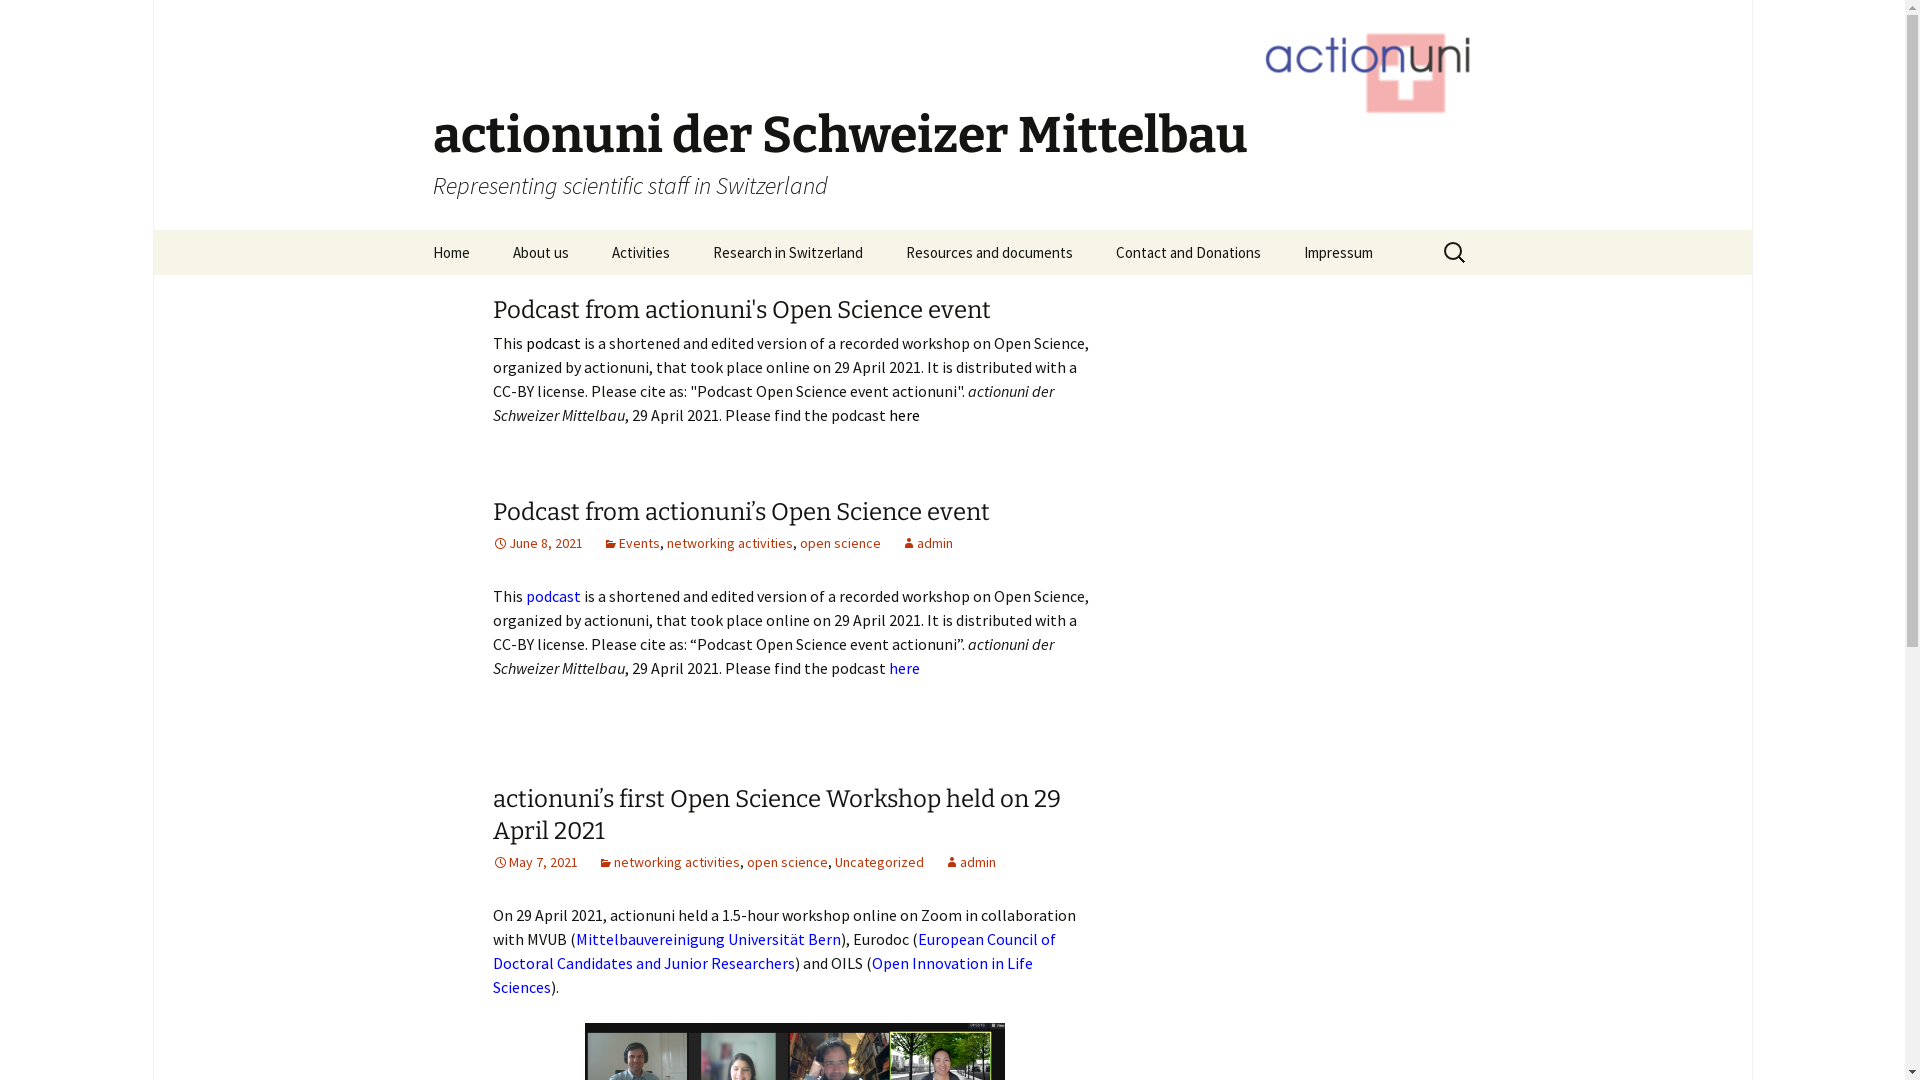  Describe the element at coordinates (534, 860) in the screenshot. I see `'May 7, 2021'` at that location.